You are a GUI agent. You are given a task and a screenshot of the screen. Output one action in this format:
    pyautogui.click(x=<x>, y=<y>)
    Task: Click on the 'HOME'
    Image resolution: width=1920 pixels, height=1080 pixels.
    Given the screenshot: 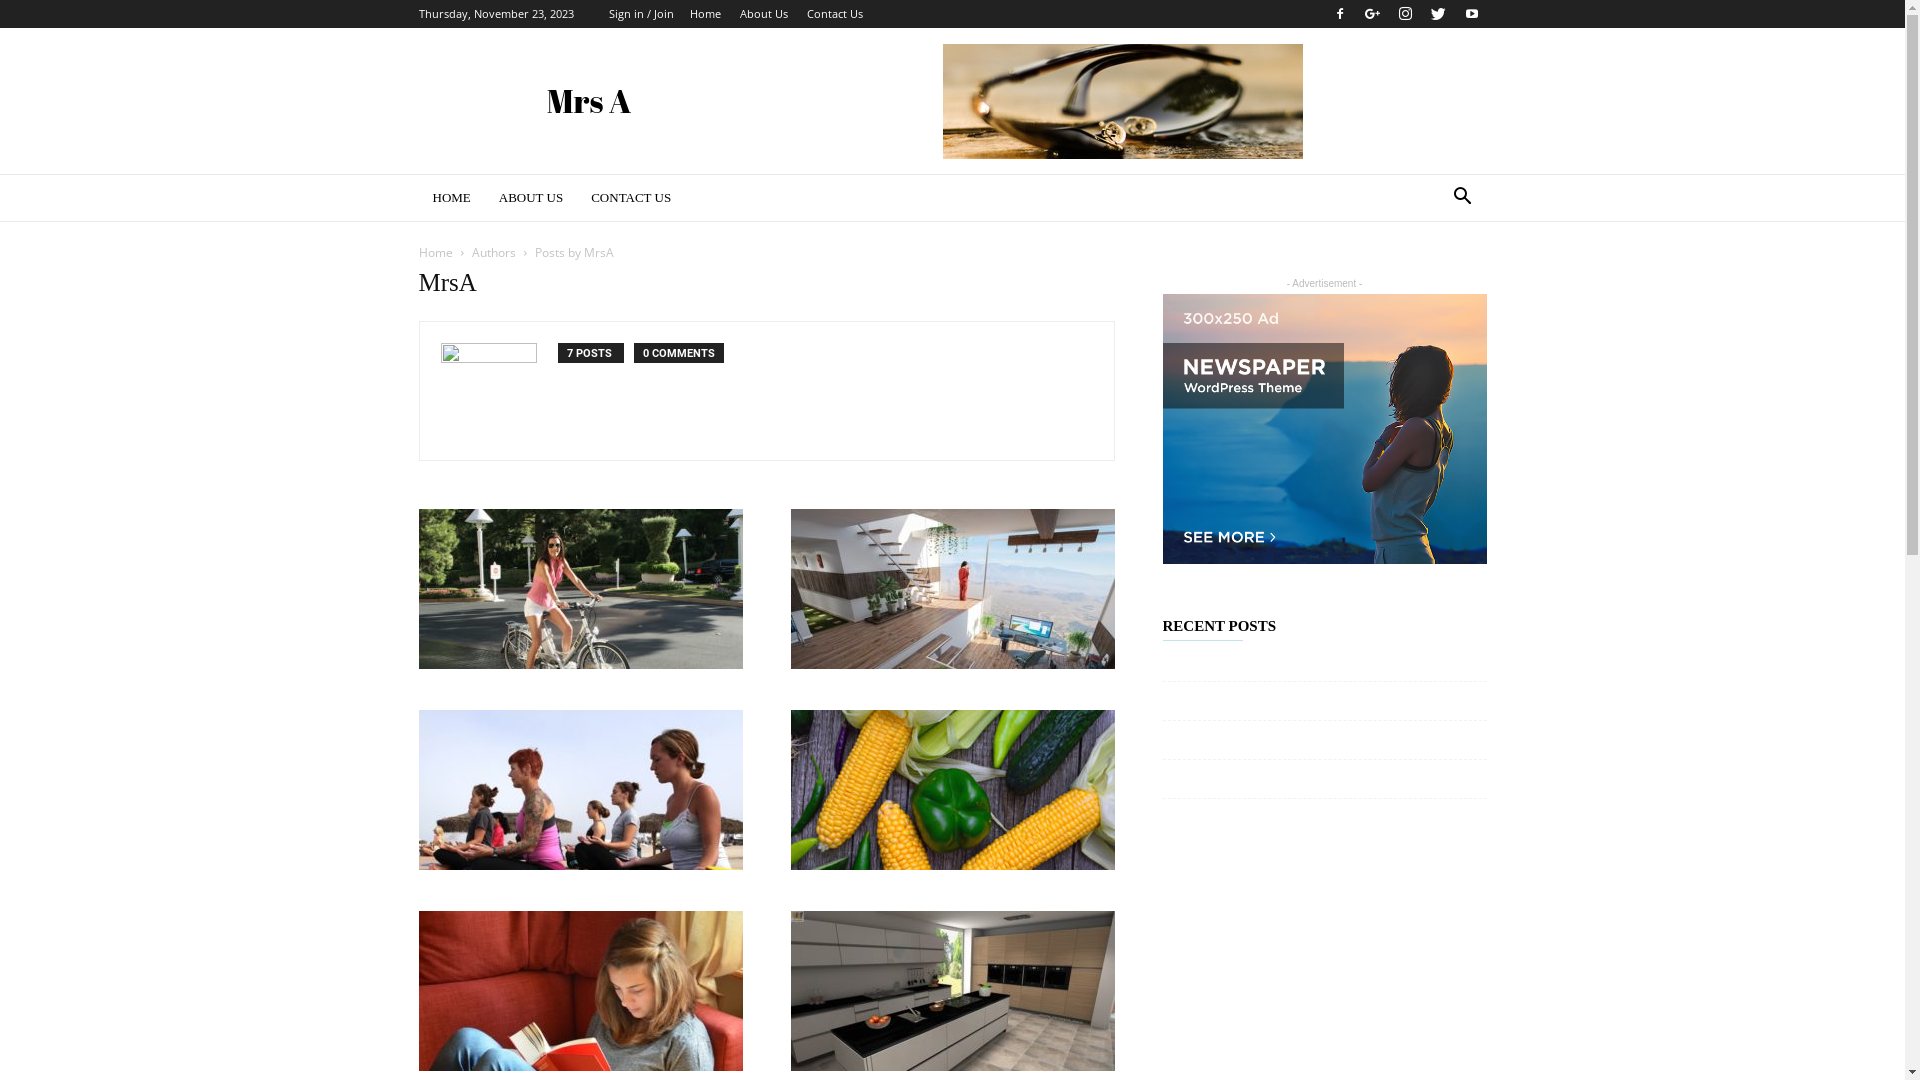 What is the action you would take?
    pyautogui.click(x=416, y=197)
    